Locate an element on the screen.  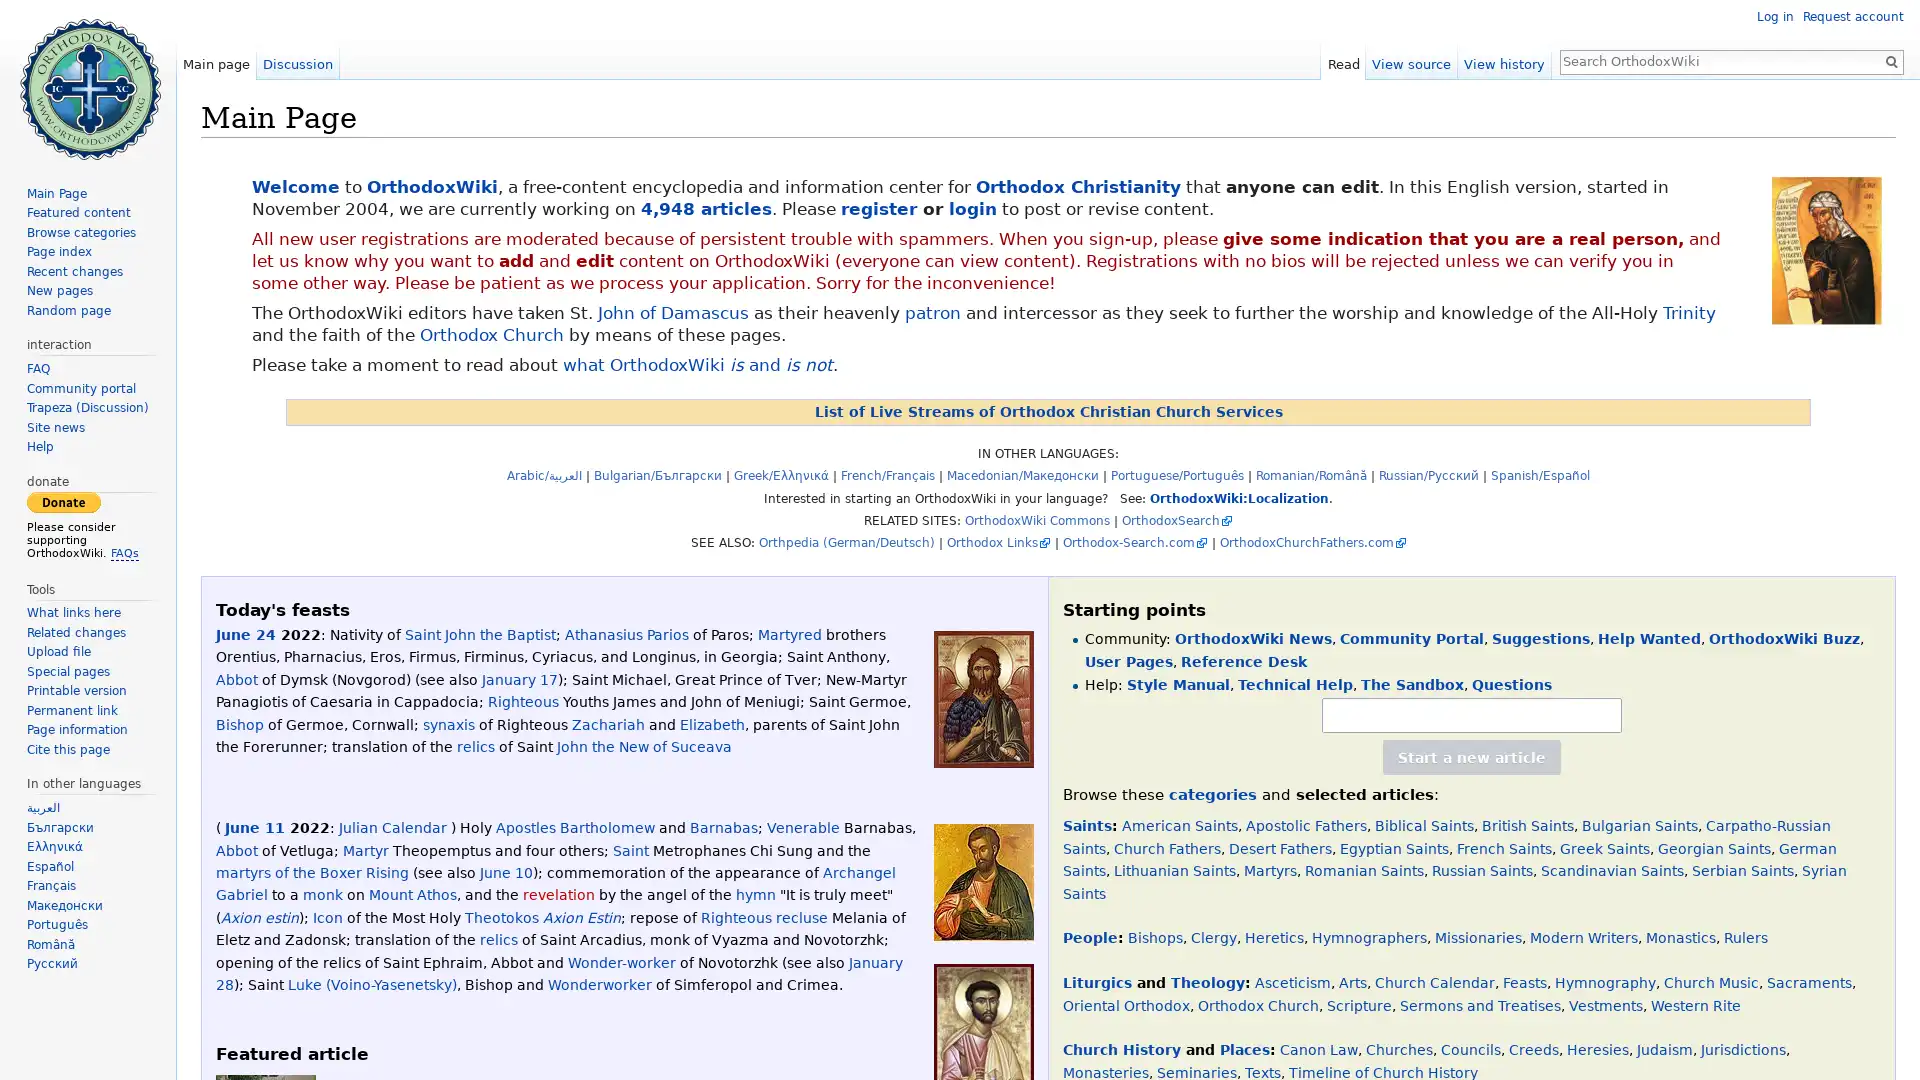
Start a new article is located at coordinates (1472, 757).